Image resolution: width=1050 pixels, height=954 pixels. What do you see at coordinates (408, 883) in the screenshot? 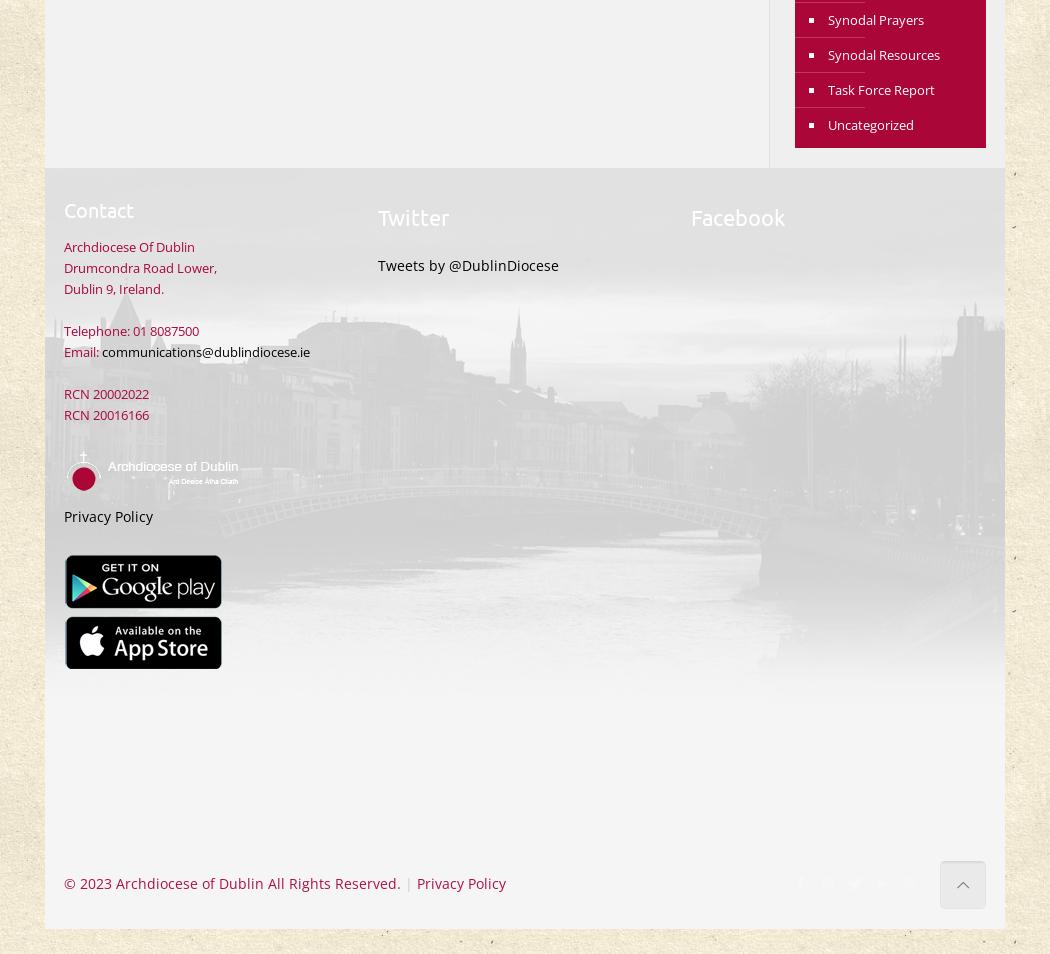
I see `'|'` at bounding box center [408, 883].